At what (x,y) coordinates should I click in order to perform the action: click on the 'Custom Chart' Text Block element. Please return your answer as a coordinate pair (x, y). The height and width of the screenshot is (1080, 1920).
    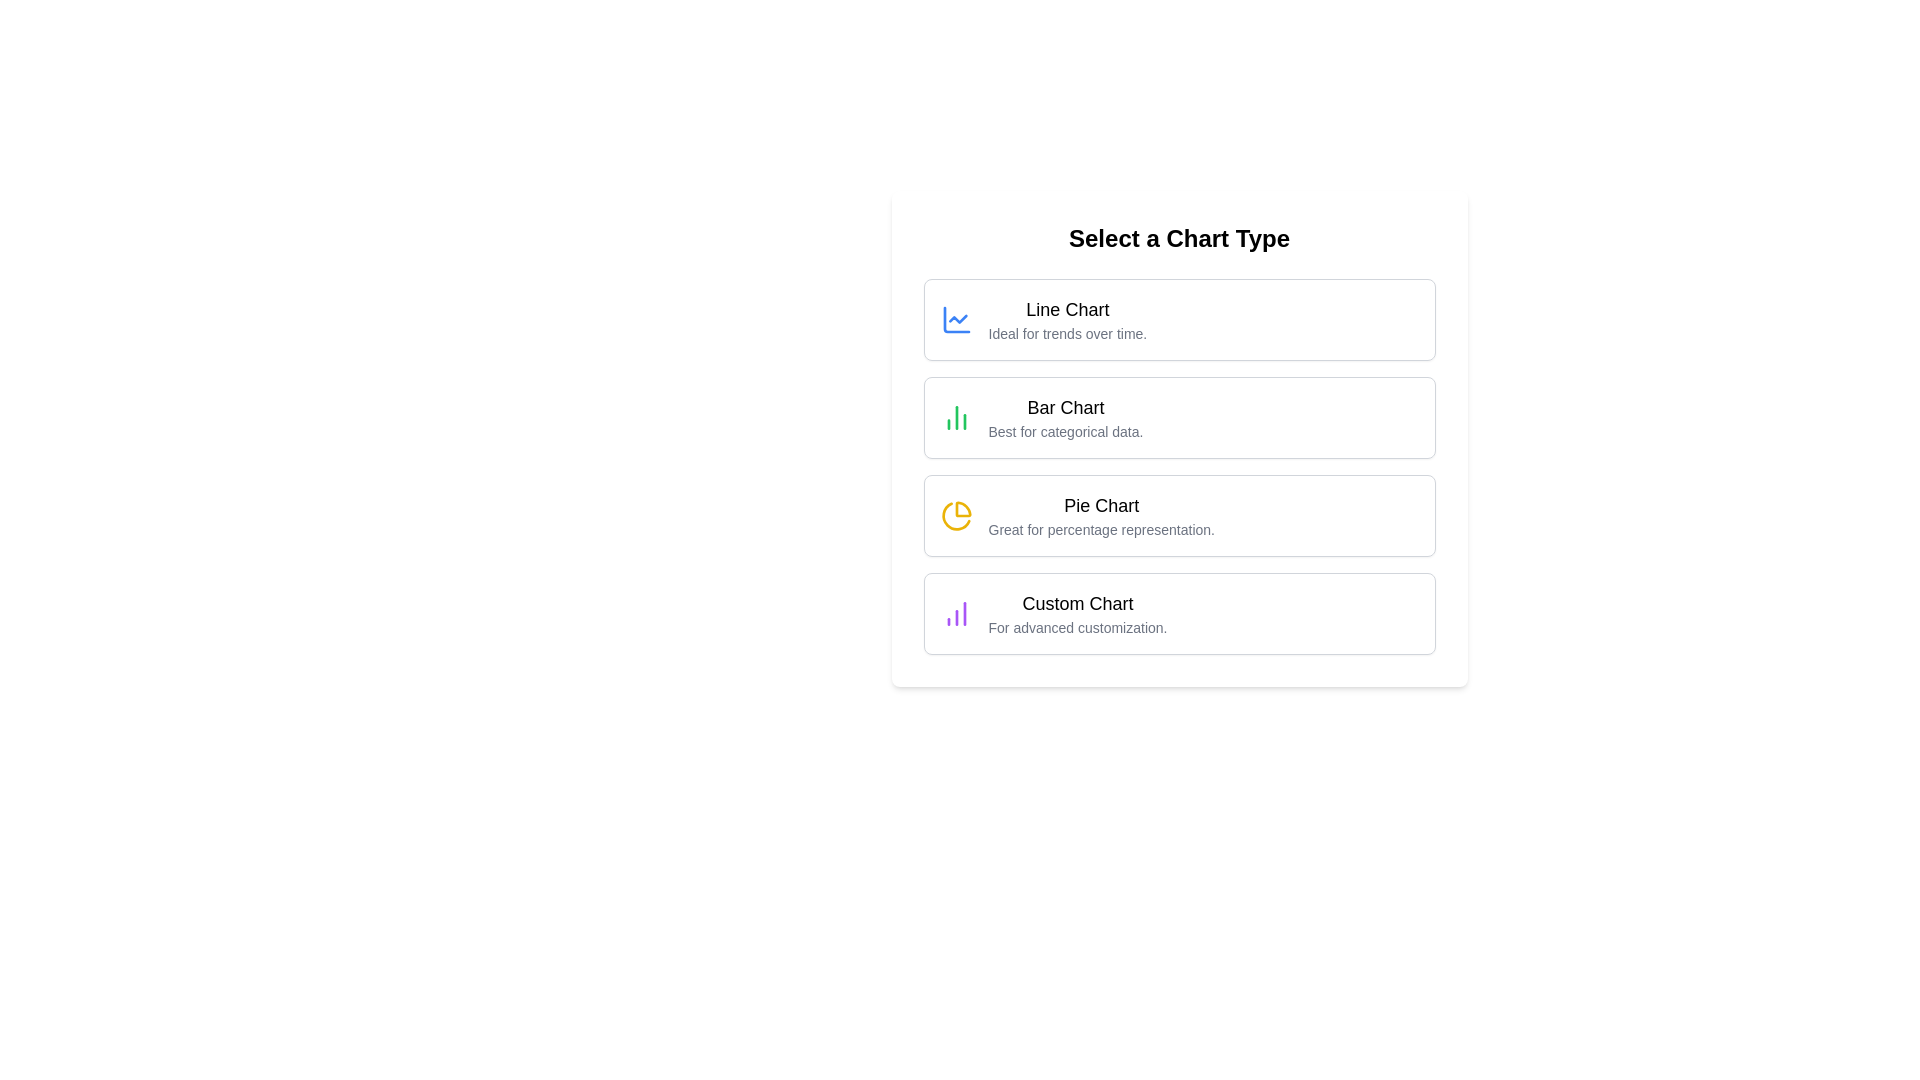
    Looking at the image, I should click on (1077, 612).